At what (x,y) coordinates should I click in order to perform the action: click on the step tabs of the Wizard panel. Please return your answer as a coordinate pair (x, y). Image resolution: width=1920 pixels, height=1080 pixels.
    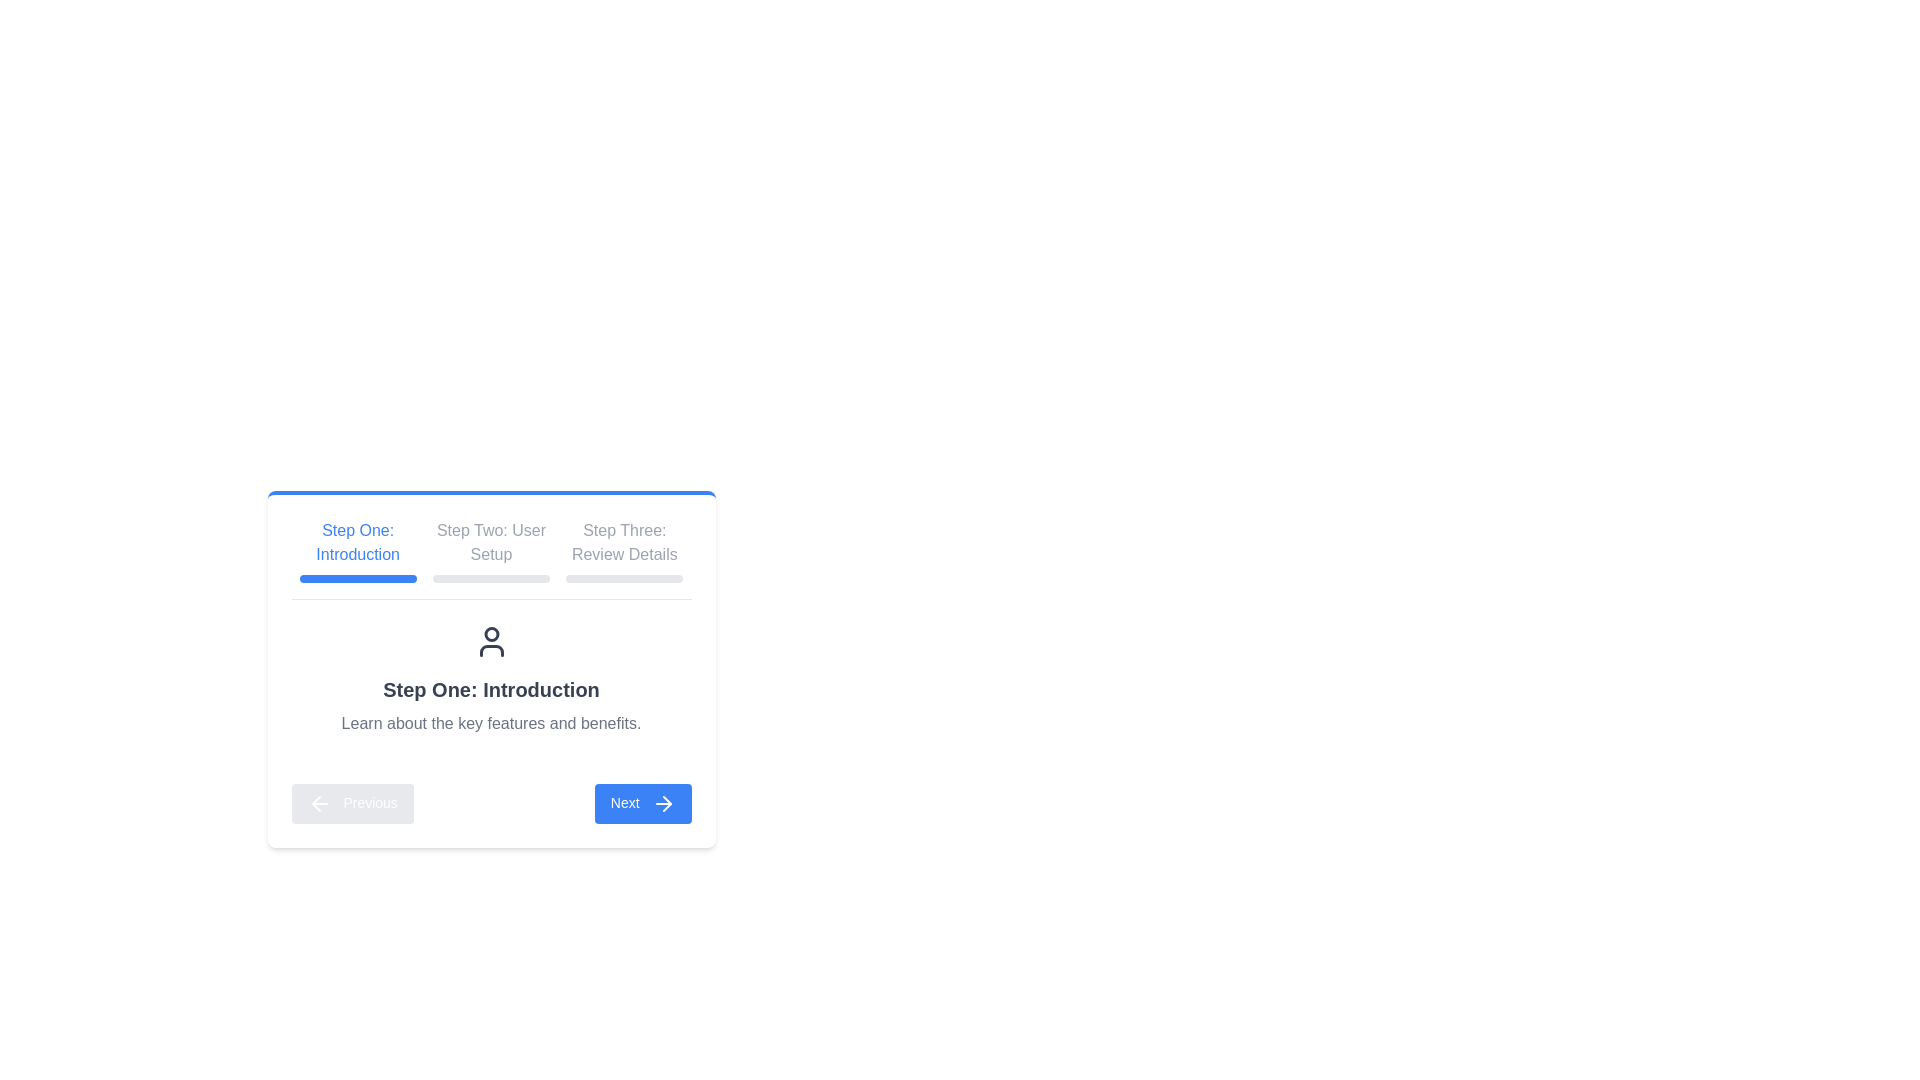
    Looking at the image, I should click on (491, 684).